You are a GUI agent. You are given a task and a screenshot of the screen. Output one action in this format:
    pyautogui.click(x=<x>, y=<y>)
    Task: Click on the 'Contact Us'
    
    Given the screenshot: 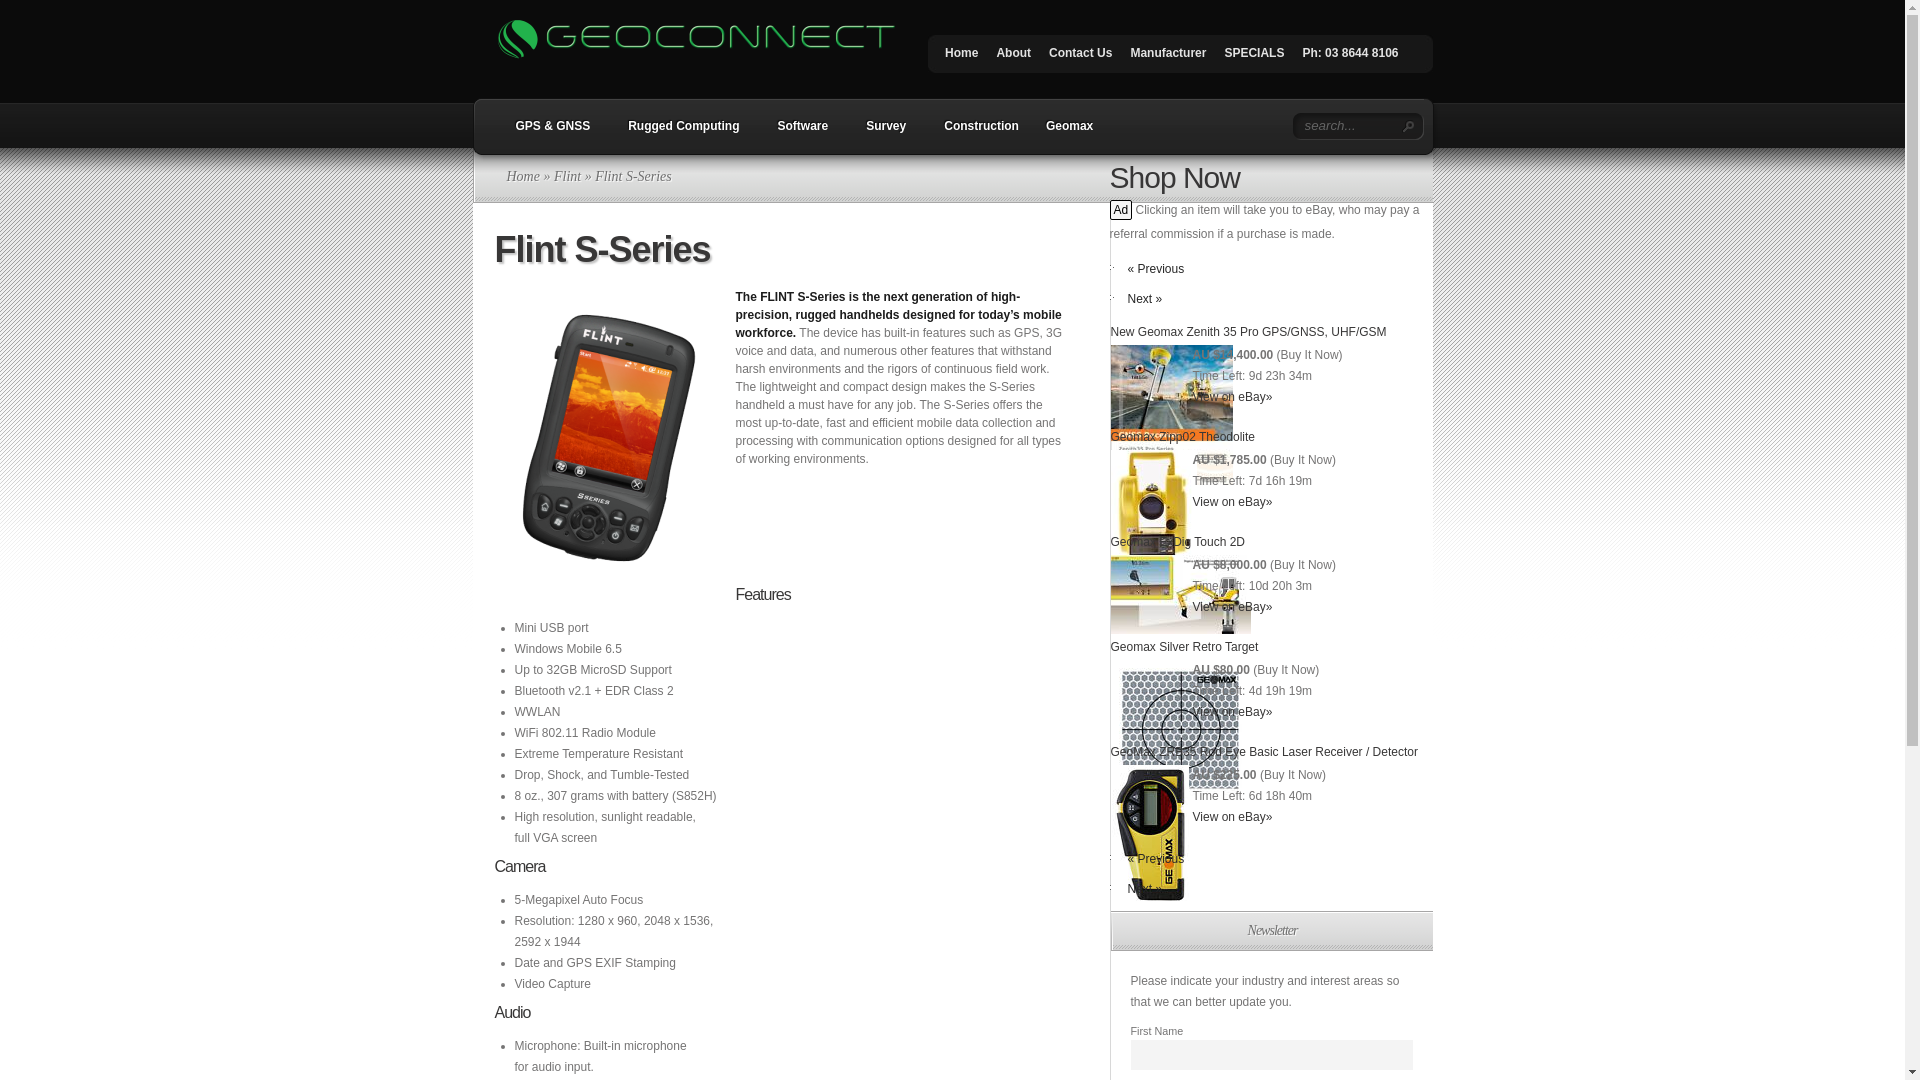 What is the action you would take?
    pyautogui.click(x=1079, y=56)
    